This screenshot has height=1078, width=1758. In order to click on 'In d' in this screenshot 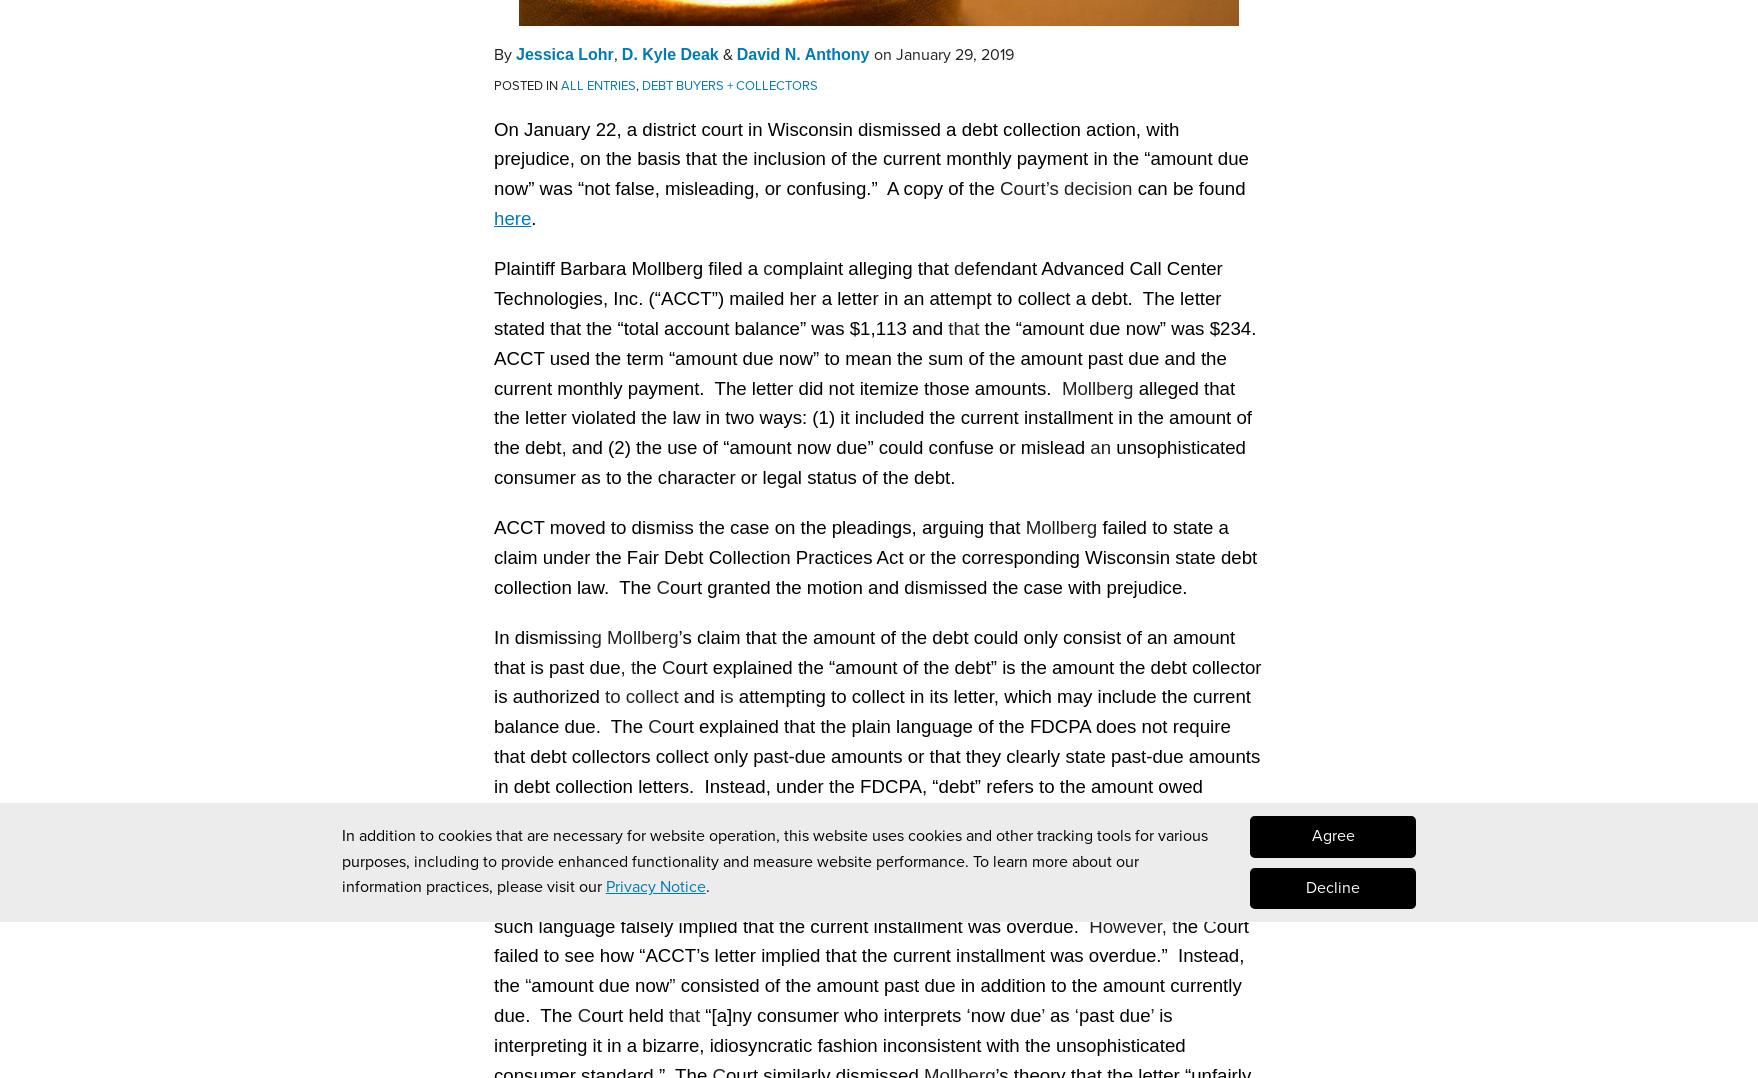, I will do `click(508, 634)`.